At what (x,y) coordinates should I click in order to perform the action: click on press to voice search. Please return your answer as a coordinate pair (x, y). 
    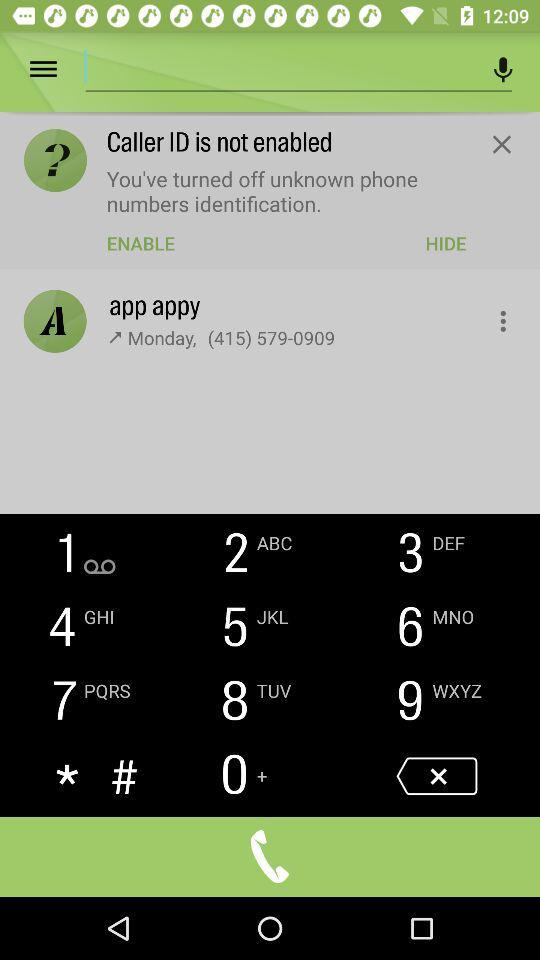
    Looking at the image, I should click on (502, 69).